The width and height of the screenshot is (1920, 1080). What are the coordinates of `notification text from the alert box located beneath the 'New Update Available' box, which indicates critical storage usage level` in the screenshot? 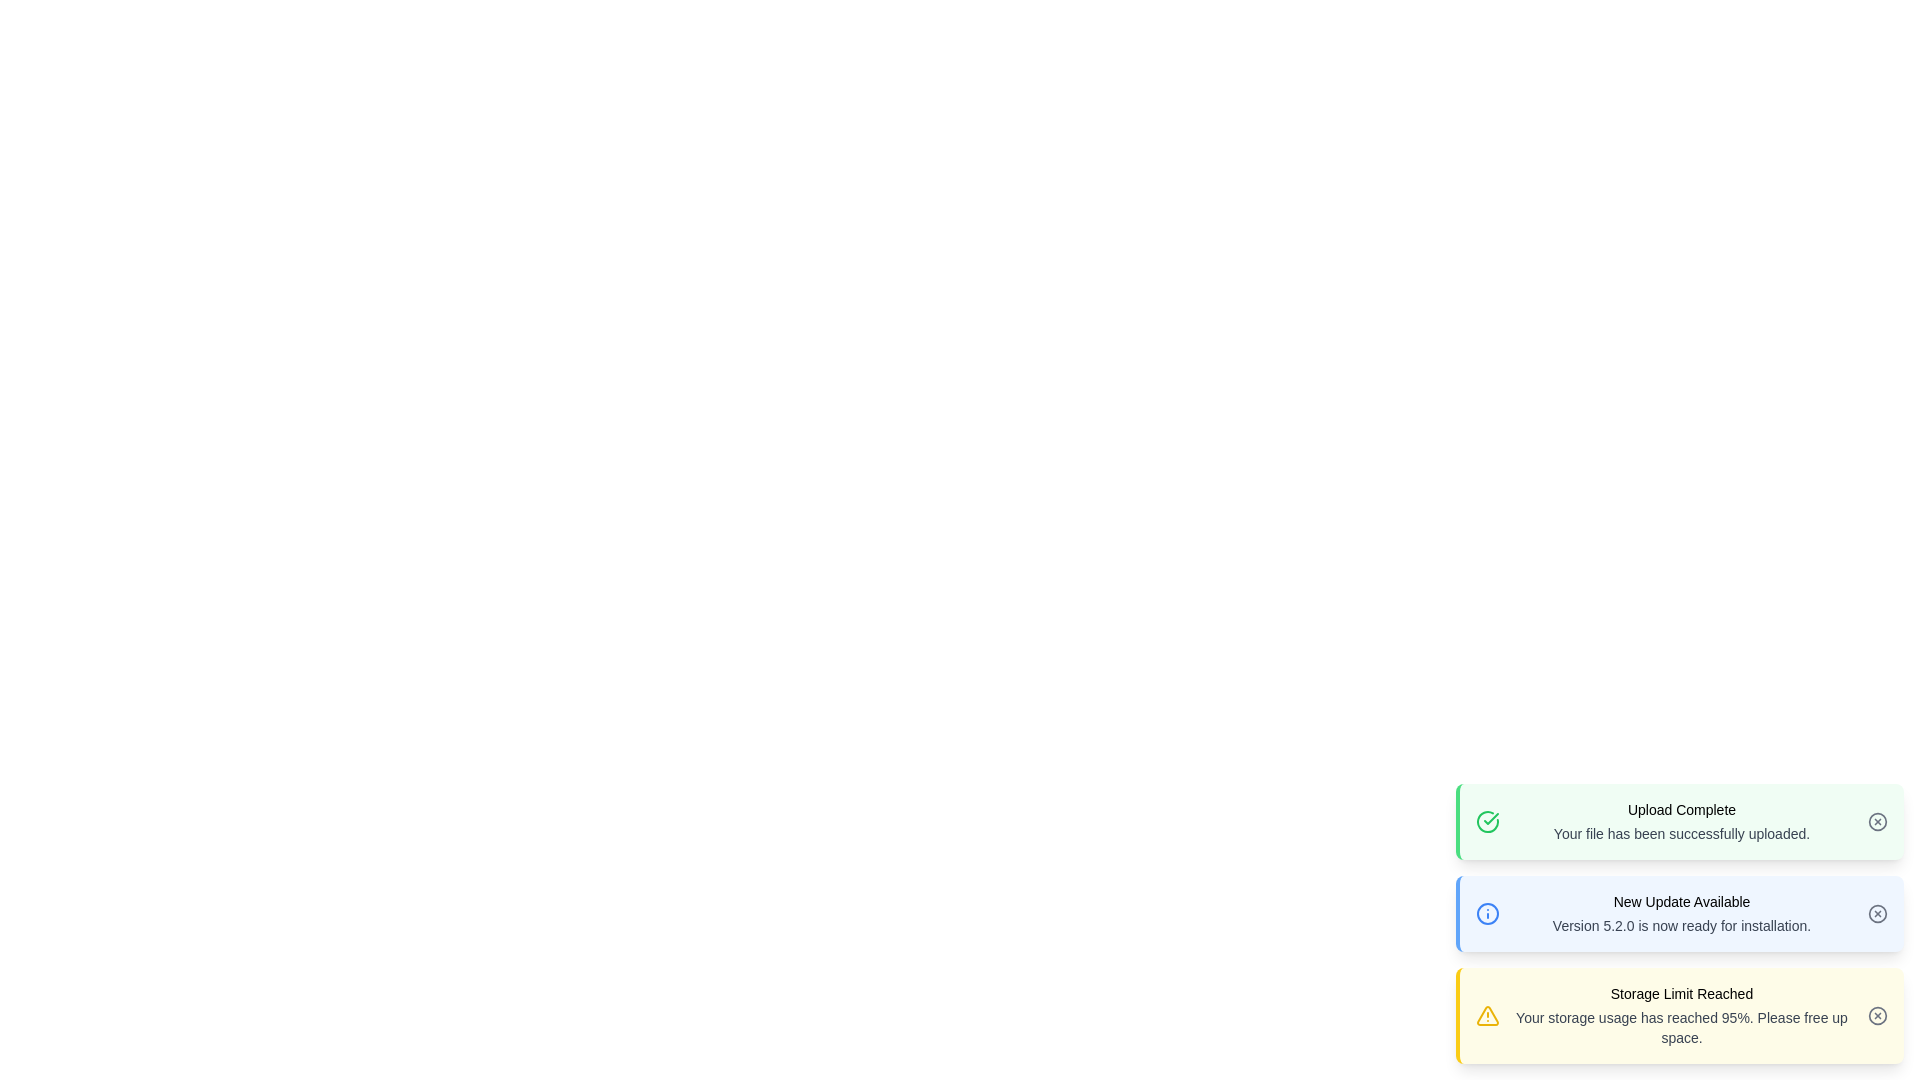 It's located at (1680, 1015).